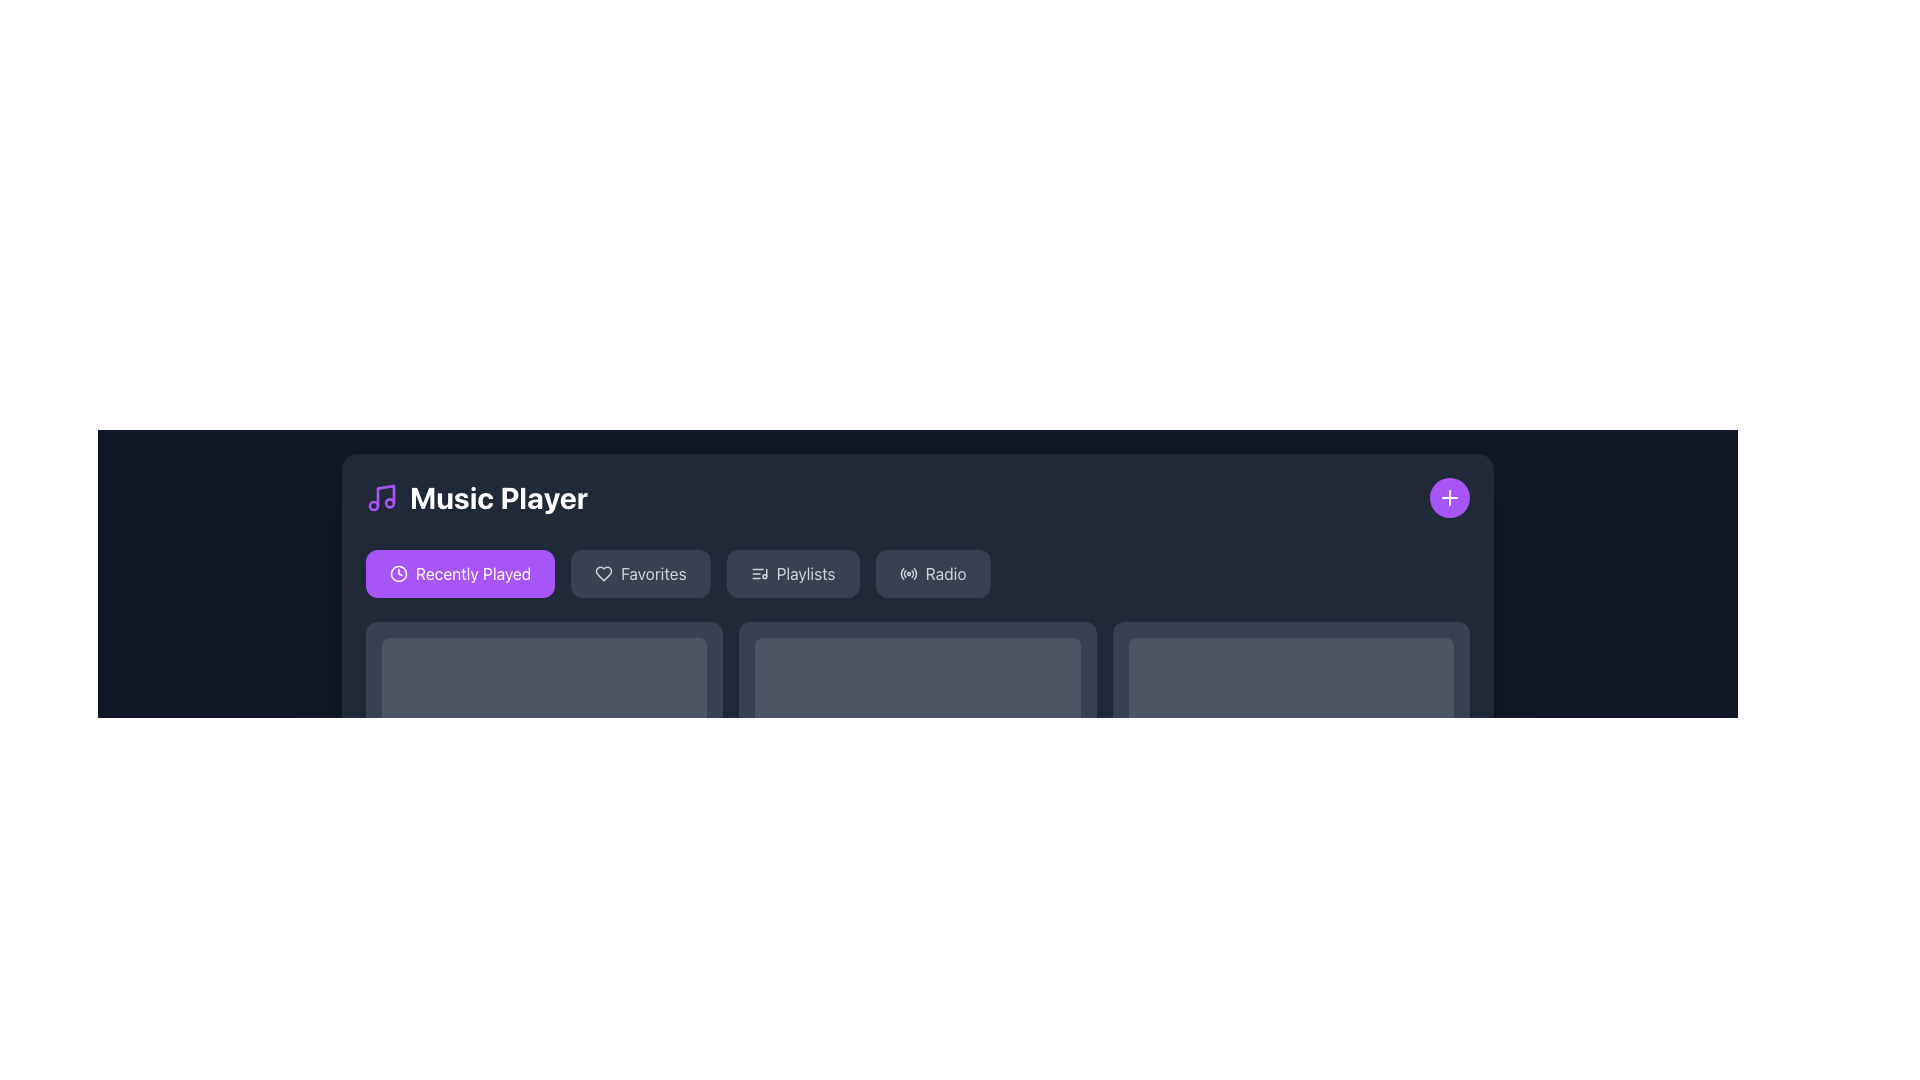  I want to click on the 'Playlists' text label within the button located in the horizontally-aligned menu bar beneath the 'Music Player' heading, so click(806, 574).